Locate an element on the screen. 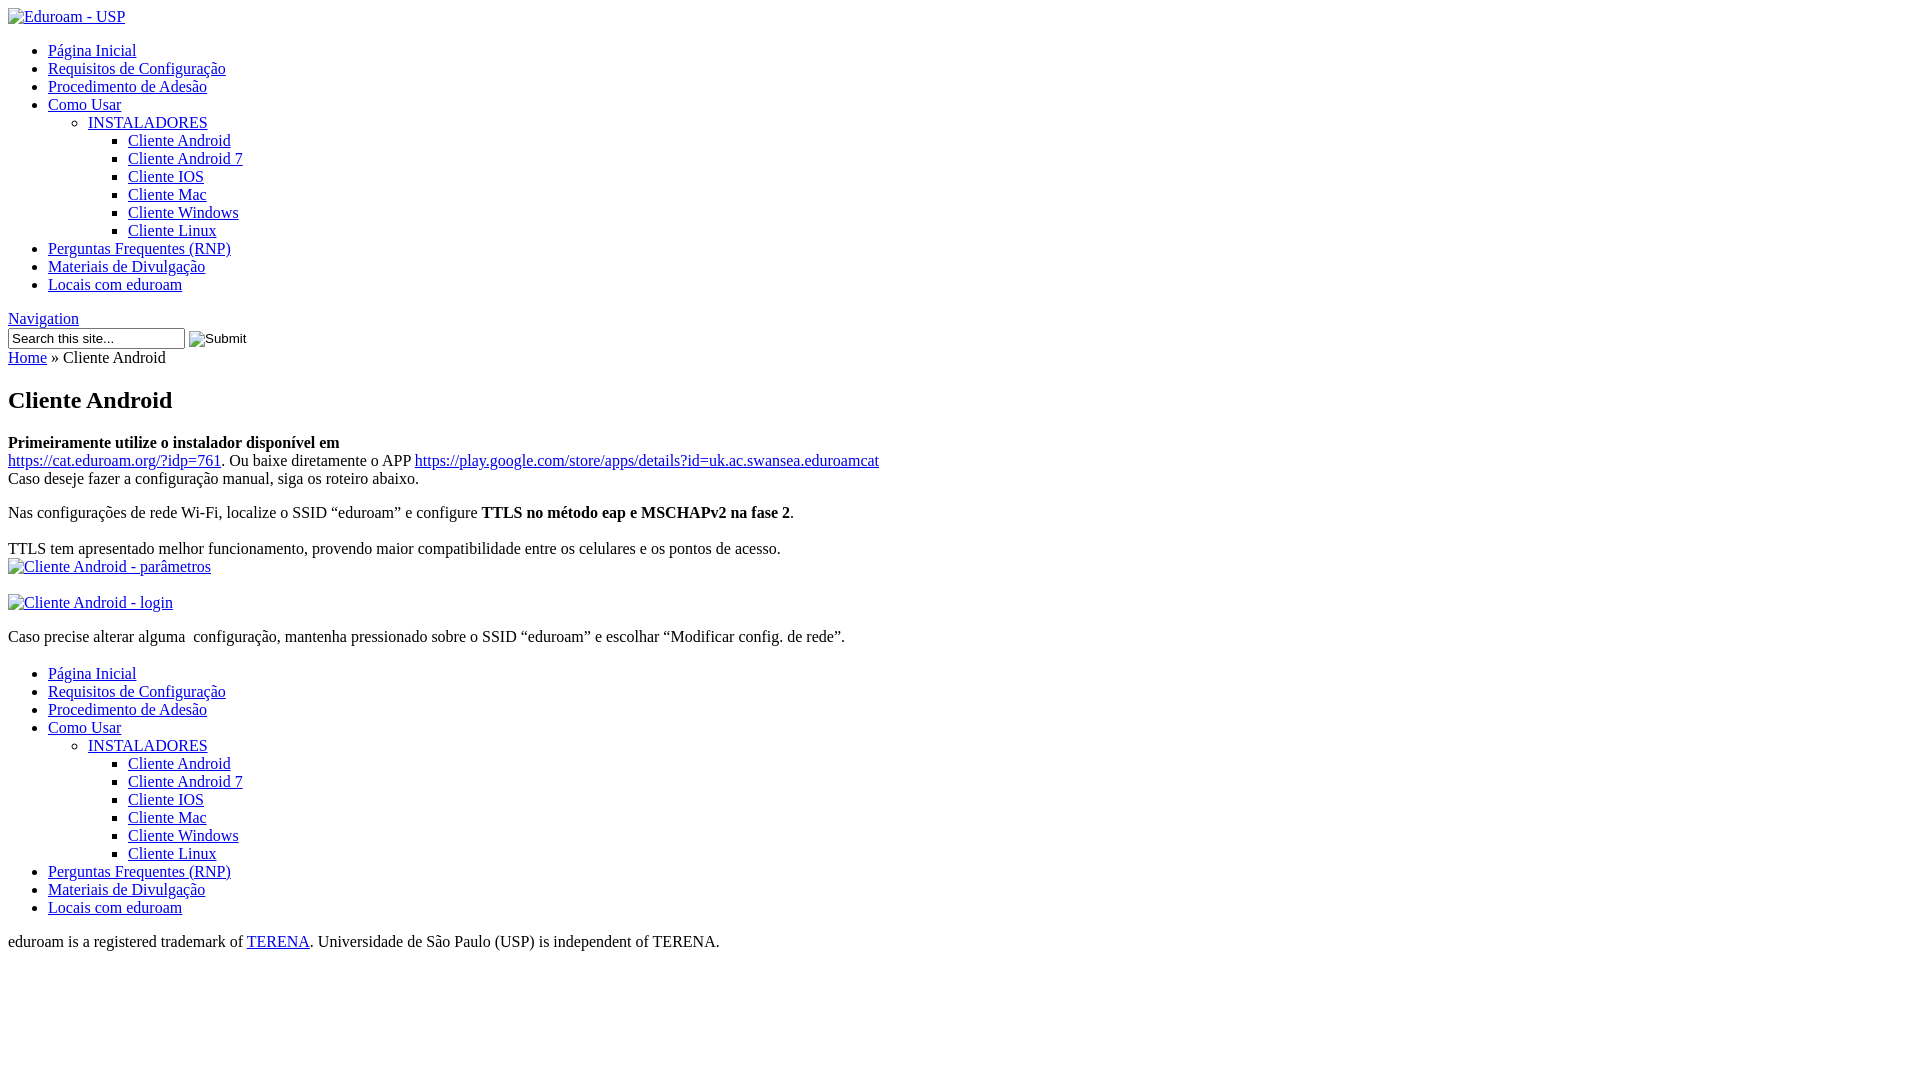 The image size is (1920, 1080). 'https://cat.eduroam.org/?idp=761' is located at coordinates (113, 460).